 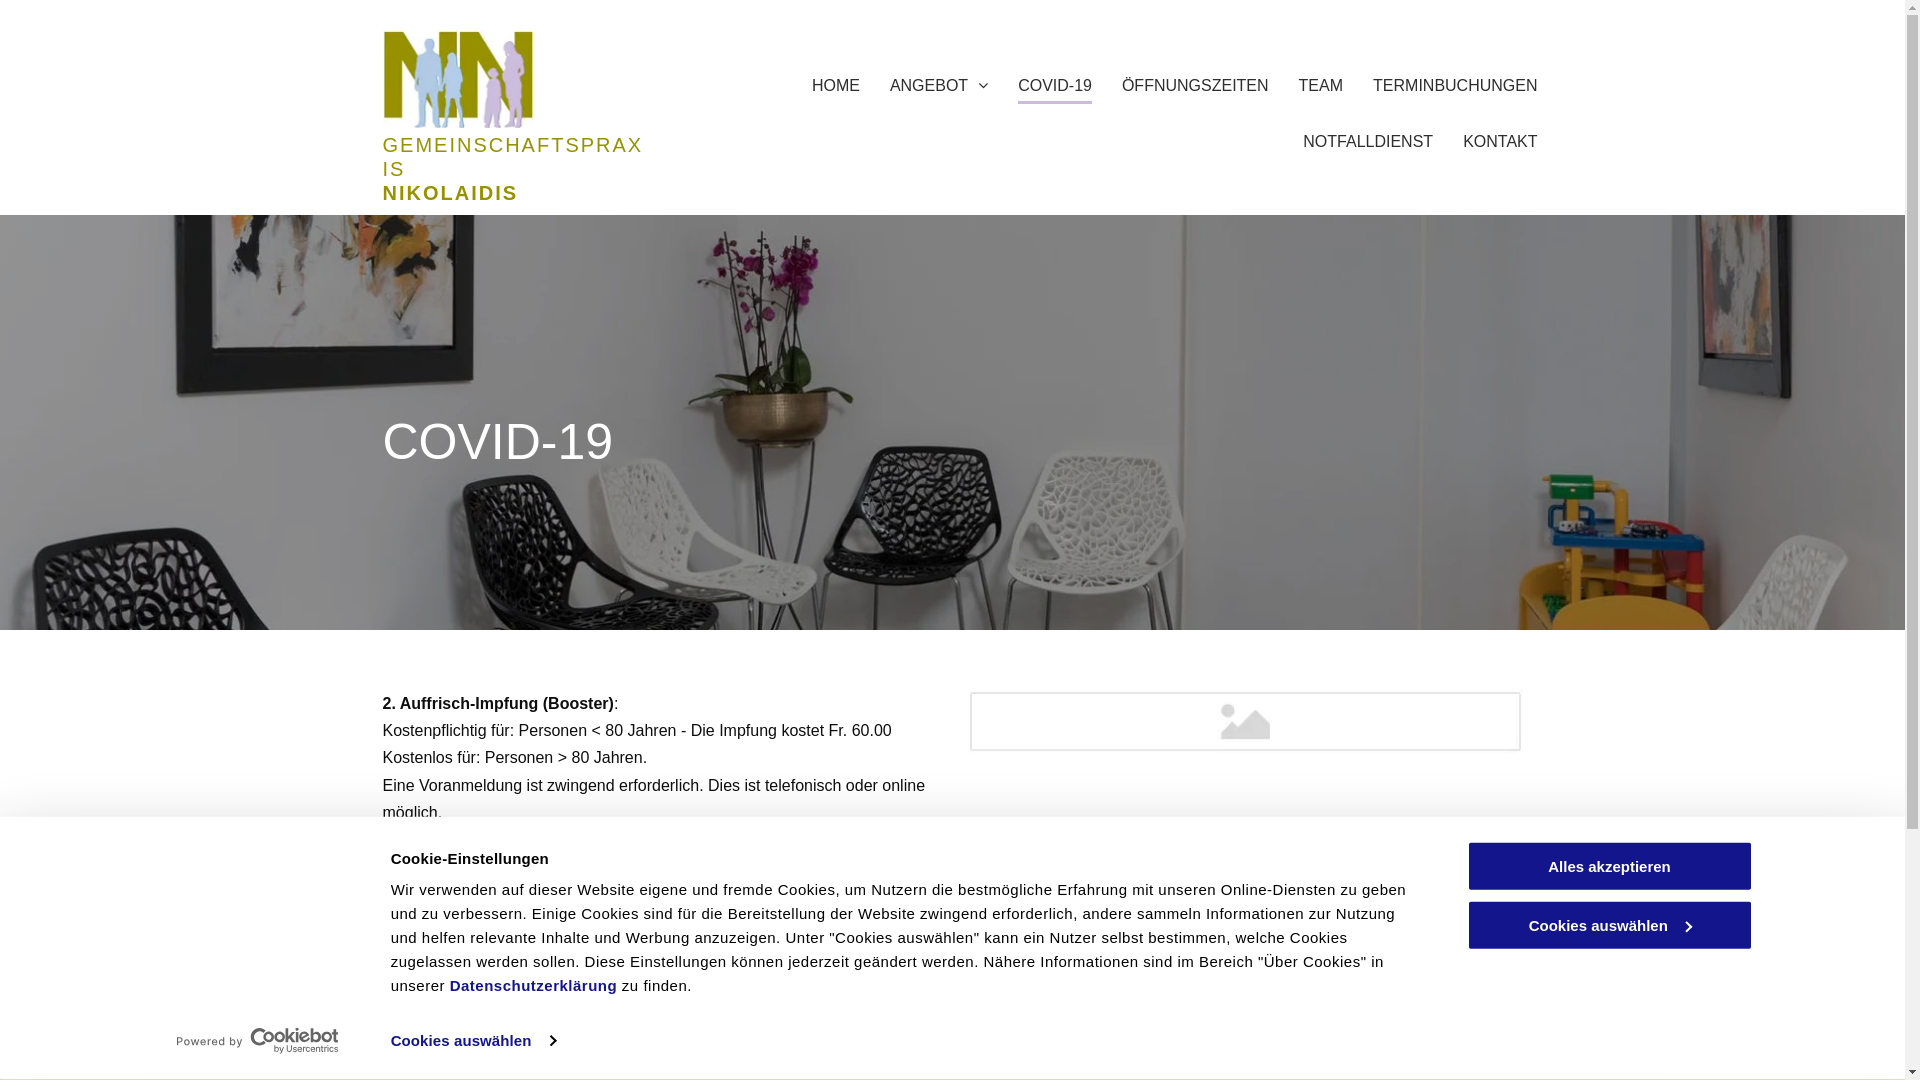 I want to click on 'TERMINBUCHUNGEN', so click(x=1454, y=80).